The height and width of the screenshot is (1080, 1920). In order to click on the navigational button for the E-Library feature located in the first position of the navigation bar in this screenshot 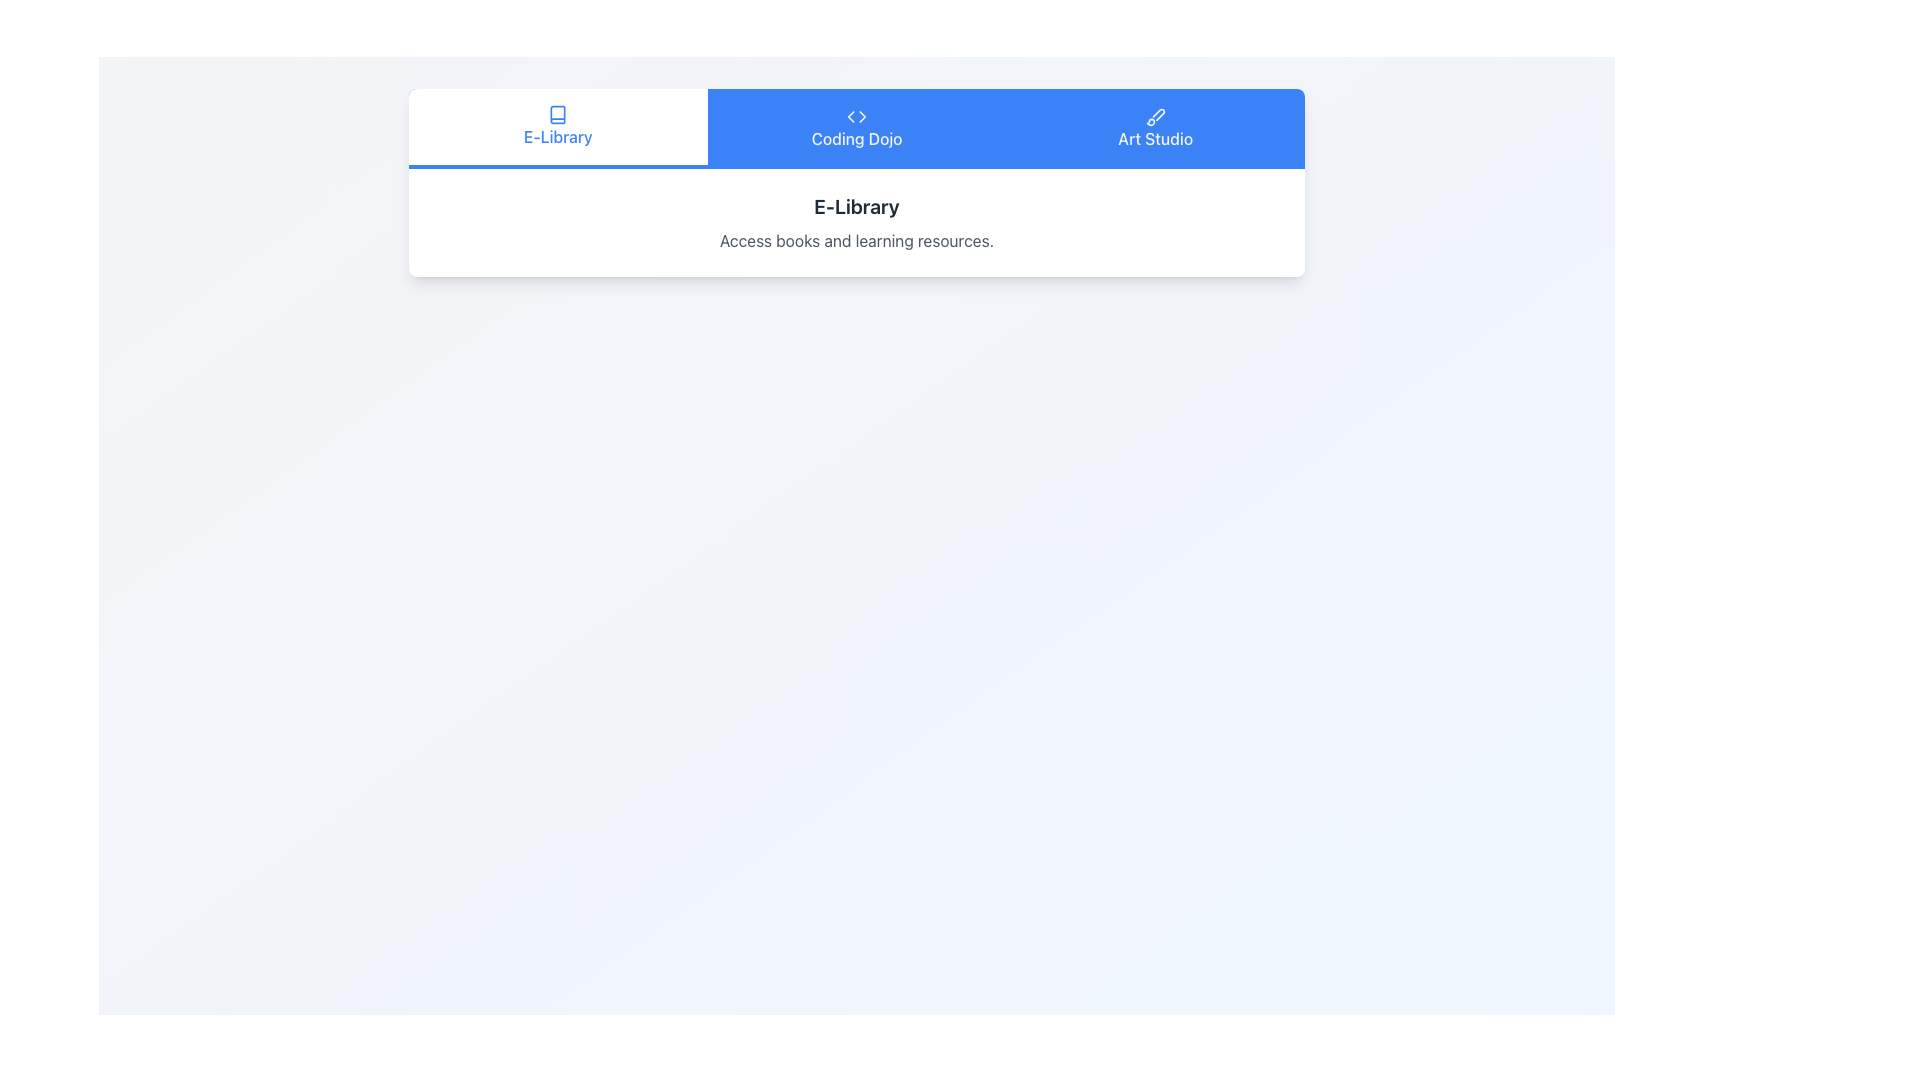, I will do `click(557, 128)`.